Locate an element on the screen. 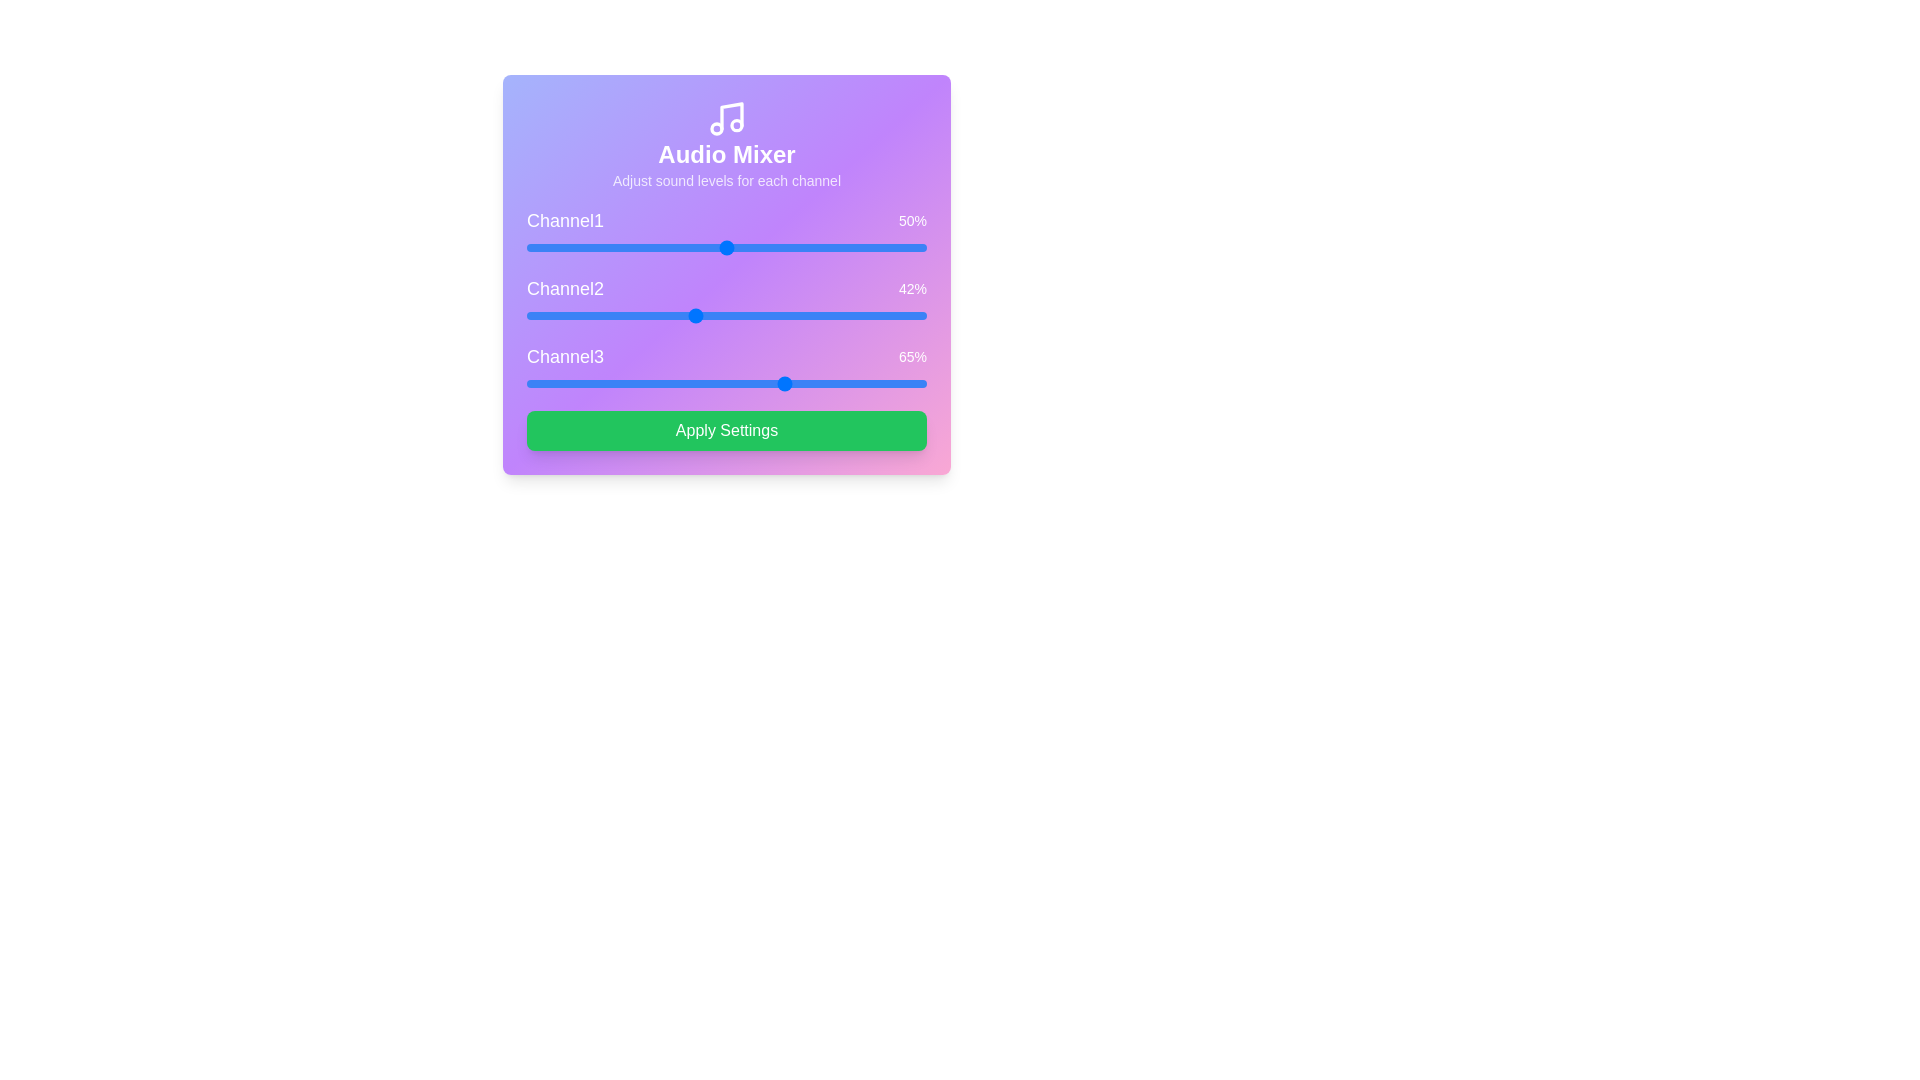 The image size is (1920, 1080). the volume of 2 to 0% is located at coordinates (527, 315).